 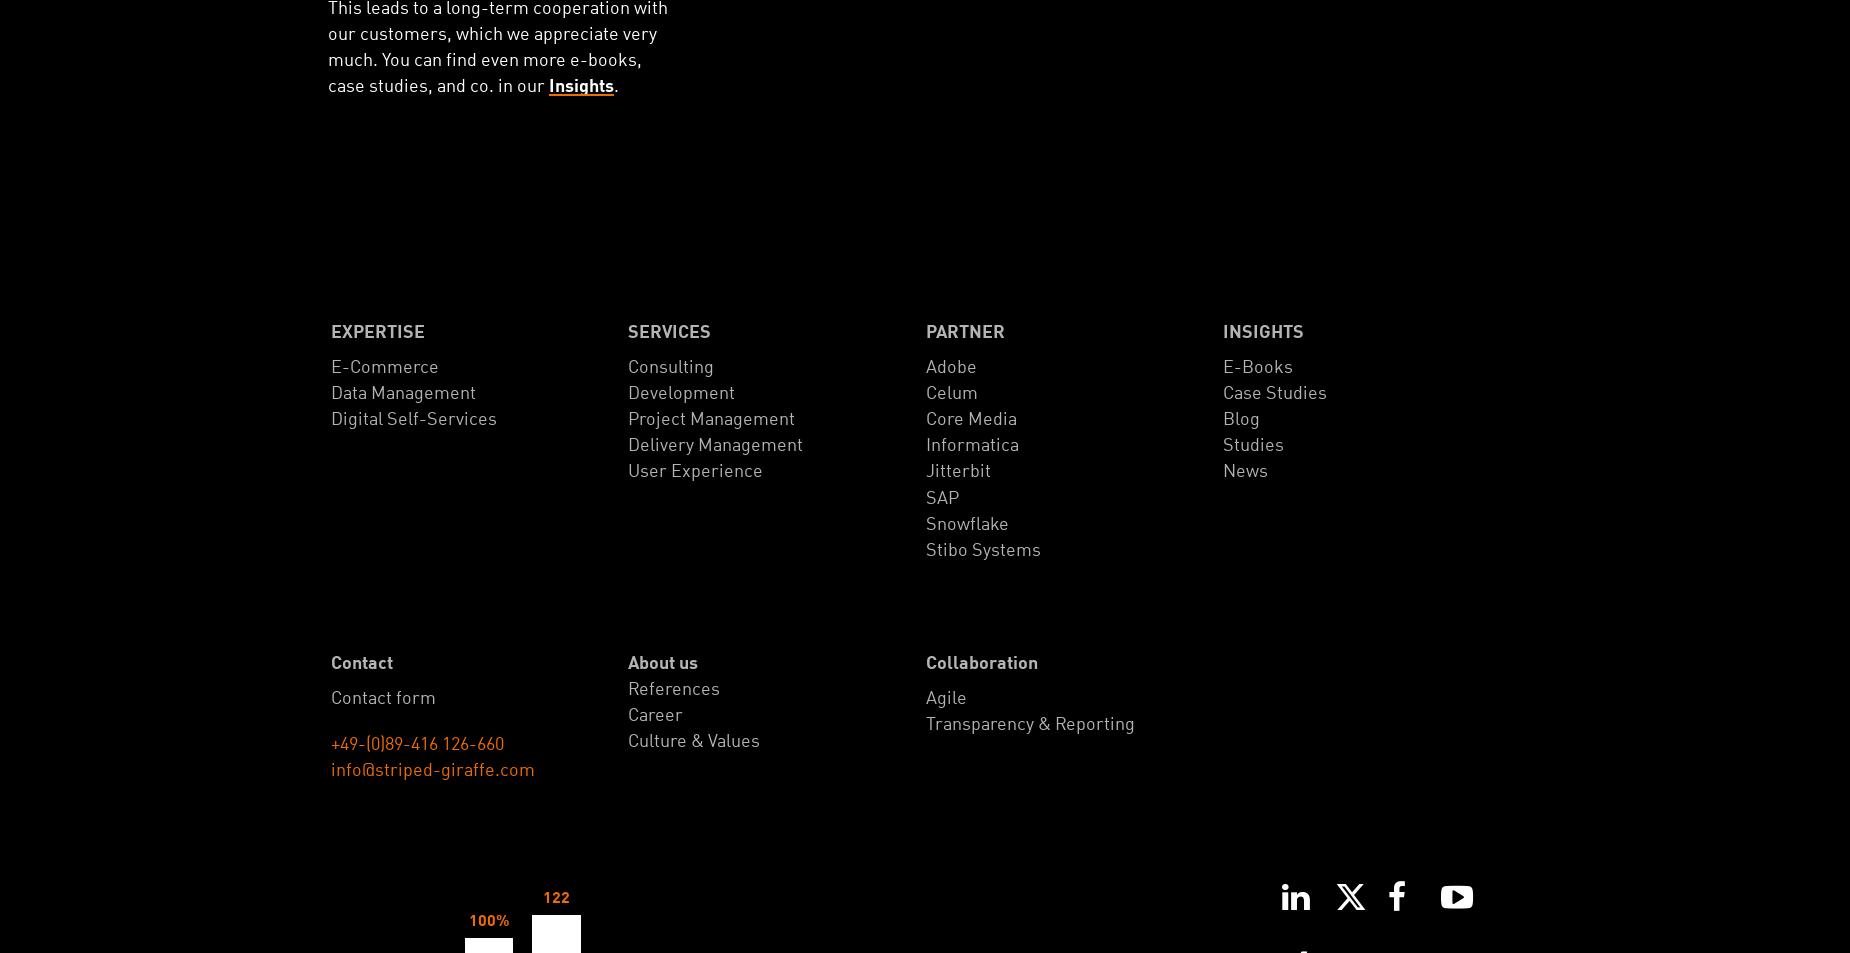 I want to click on 'E-Commerce', so click(x=329, y=366).